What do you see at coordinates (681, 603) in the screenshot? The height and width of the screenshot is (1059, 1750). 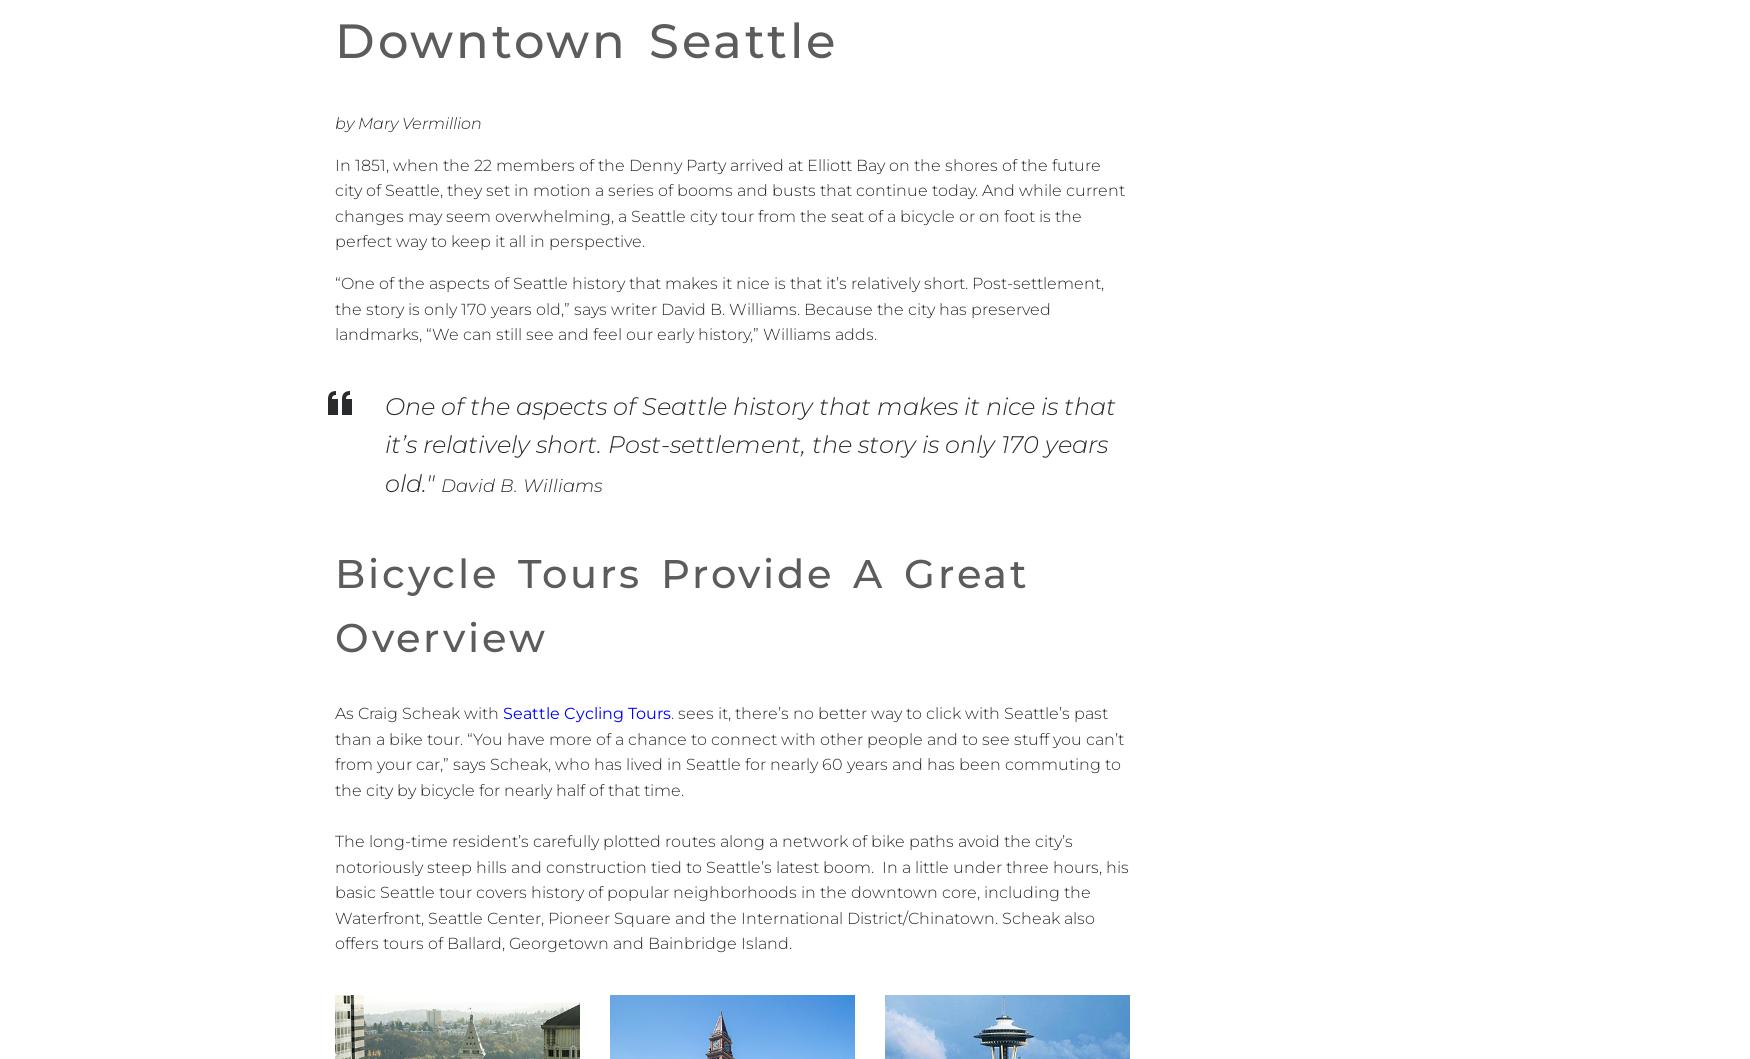 I see `'Bicycle tours provide a great overview'` at bounding box center [681, 603].